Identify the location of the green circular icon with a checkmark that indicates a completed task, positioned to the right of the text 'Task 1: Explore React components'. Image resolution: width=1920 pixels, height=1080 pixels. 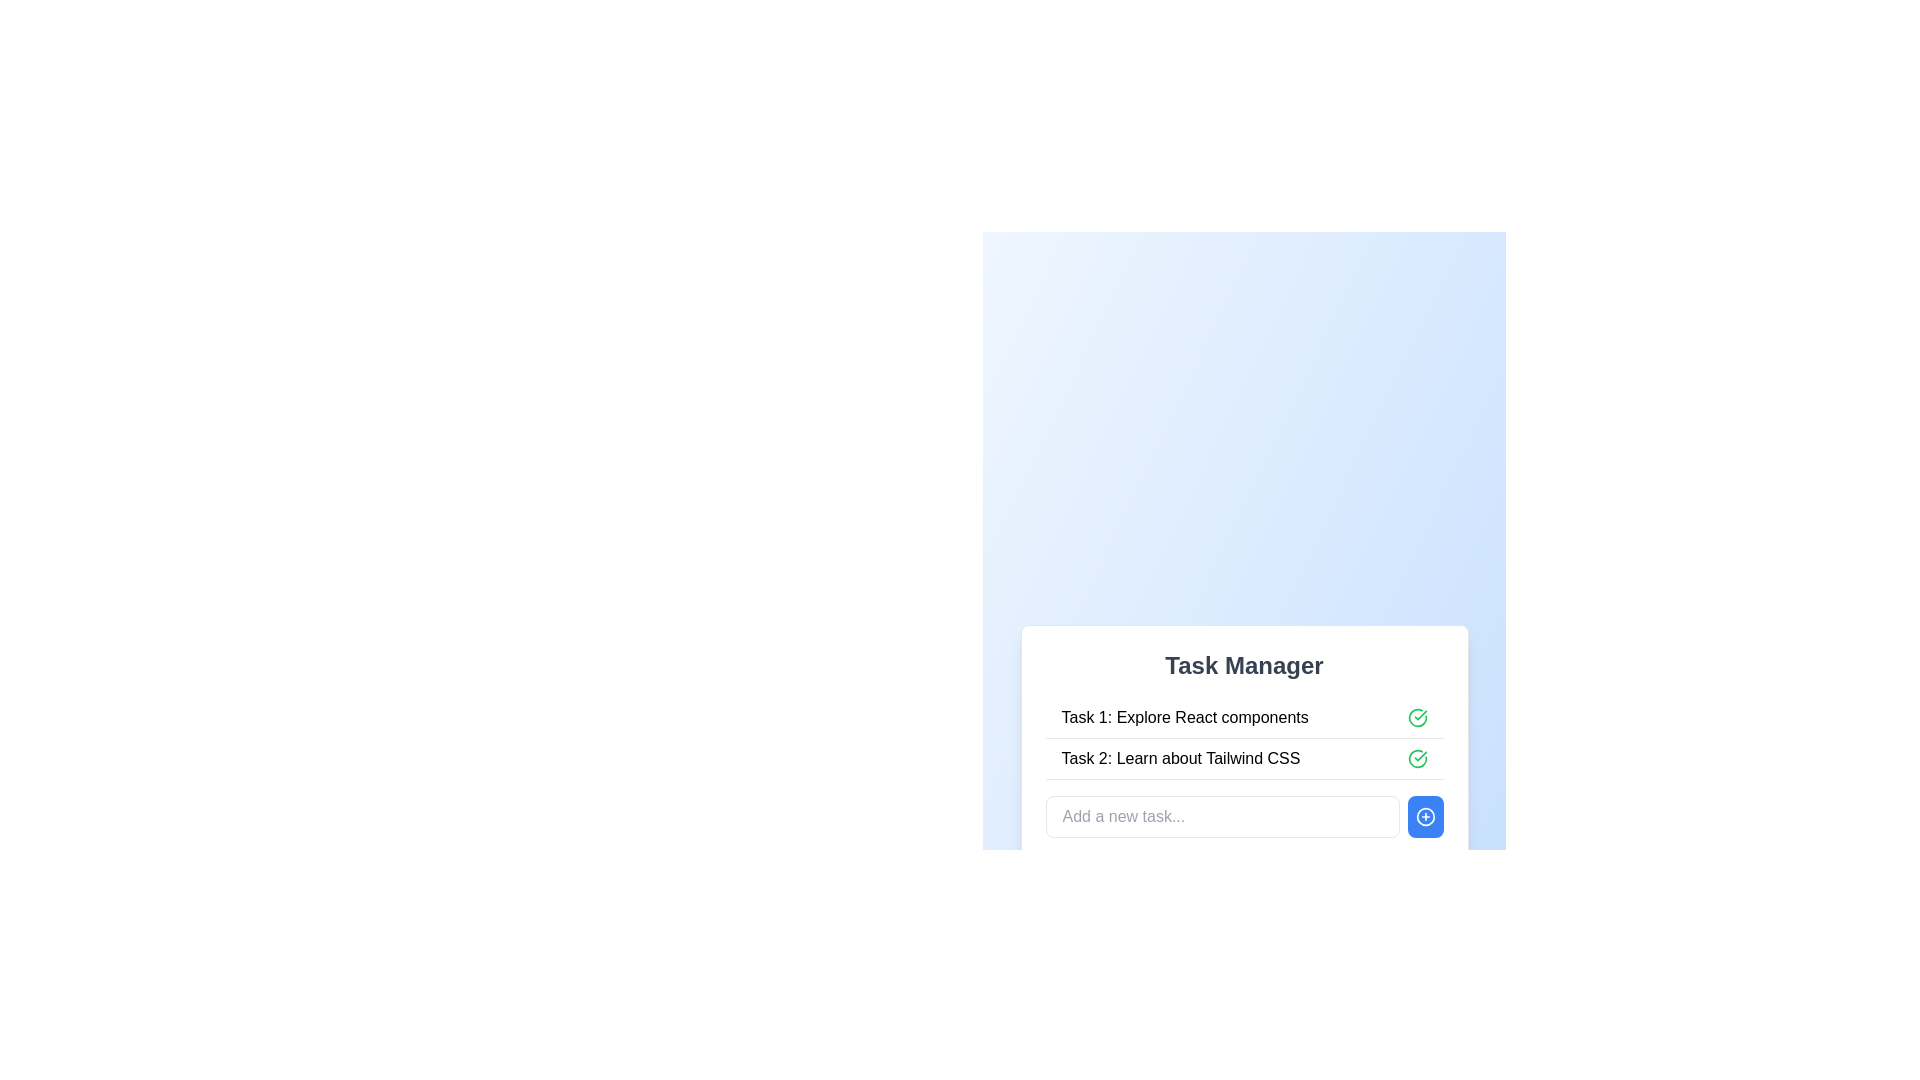
(1416, 716).